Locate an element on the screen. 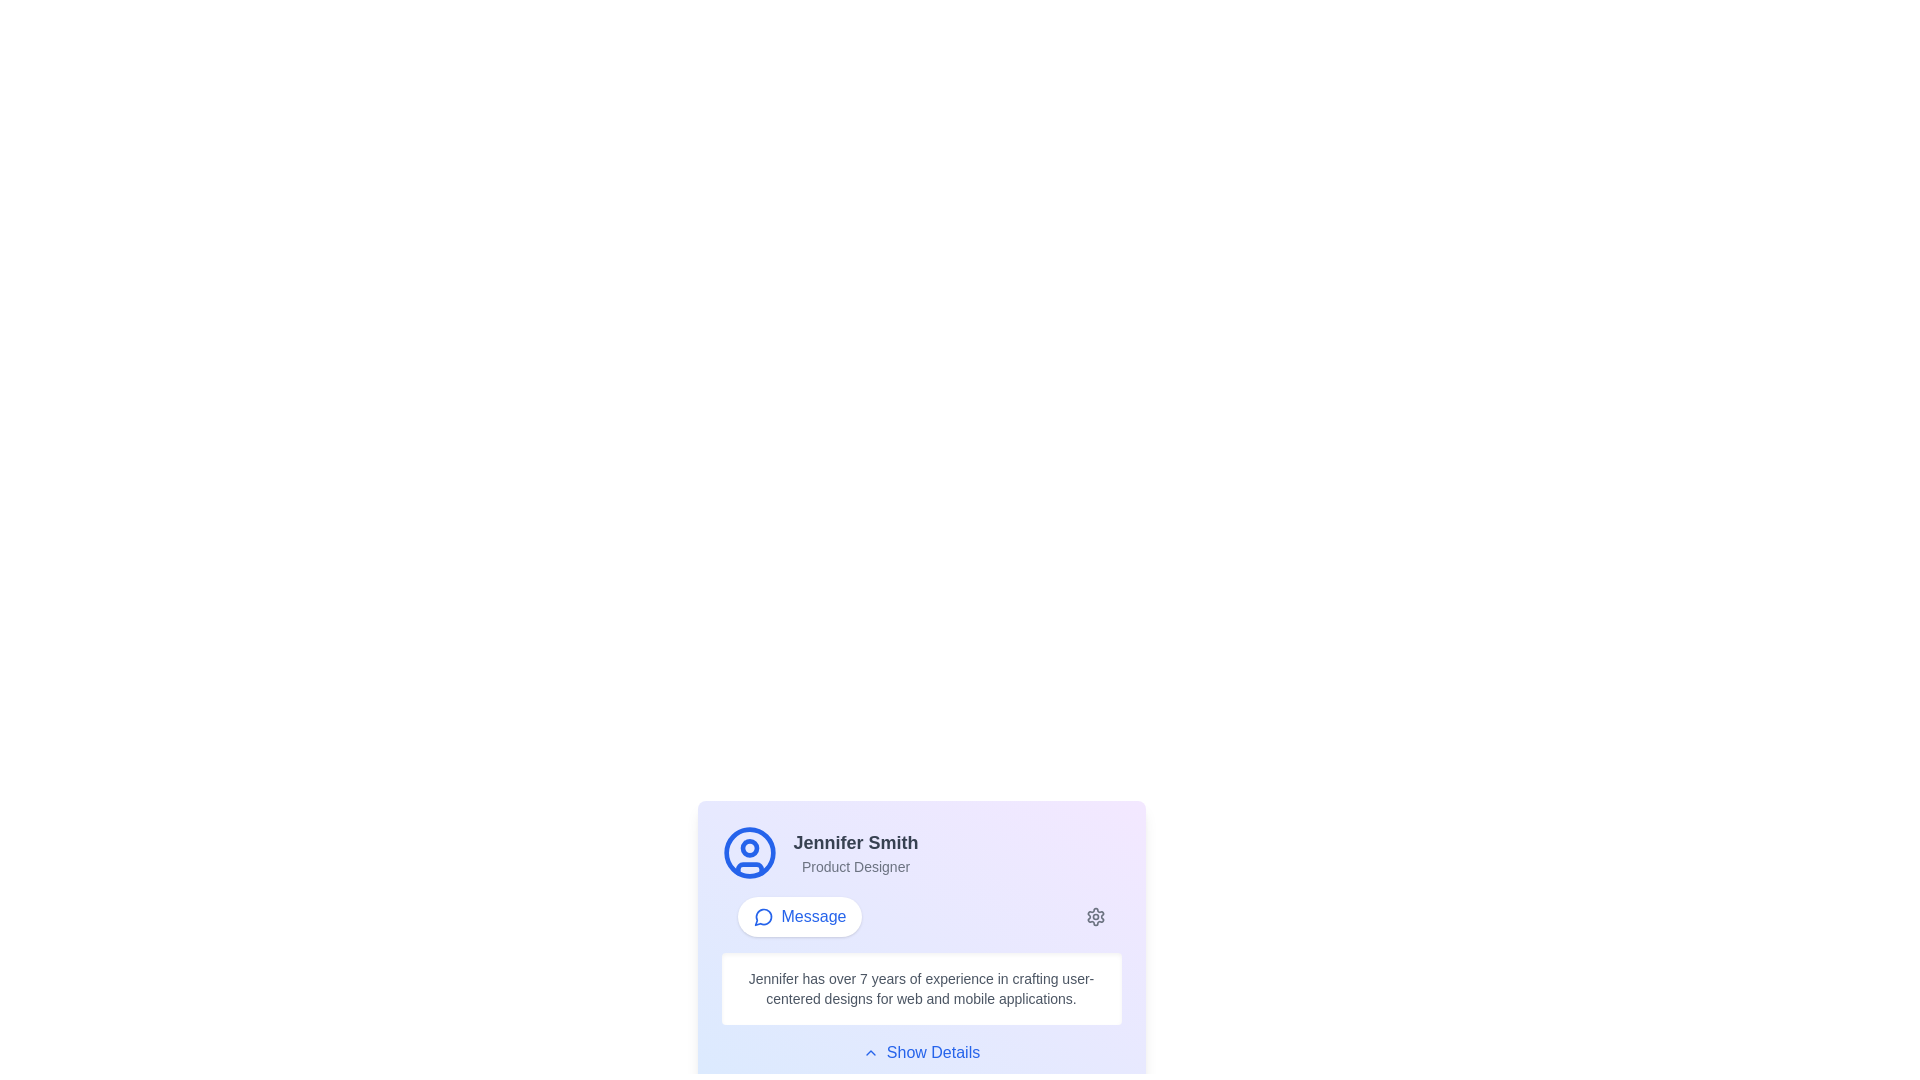 The width and height of the screenshot is (1920, 1080). the Settings Icon located in the bottom-right corner of the user profile card interface is located at coordinates (1094, 917).